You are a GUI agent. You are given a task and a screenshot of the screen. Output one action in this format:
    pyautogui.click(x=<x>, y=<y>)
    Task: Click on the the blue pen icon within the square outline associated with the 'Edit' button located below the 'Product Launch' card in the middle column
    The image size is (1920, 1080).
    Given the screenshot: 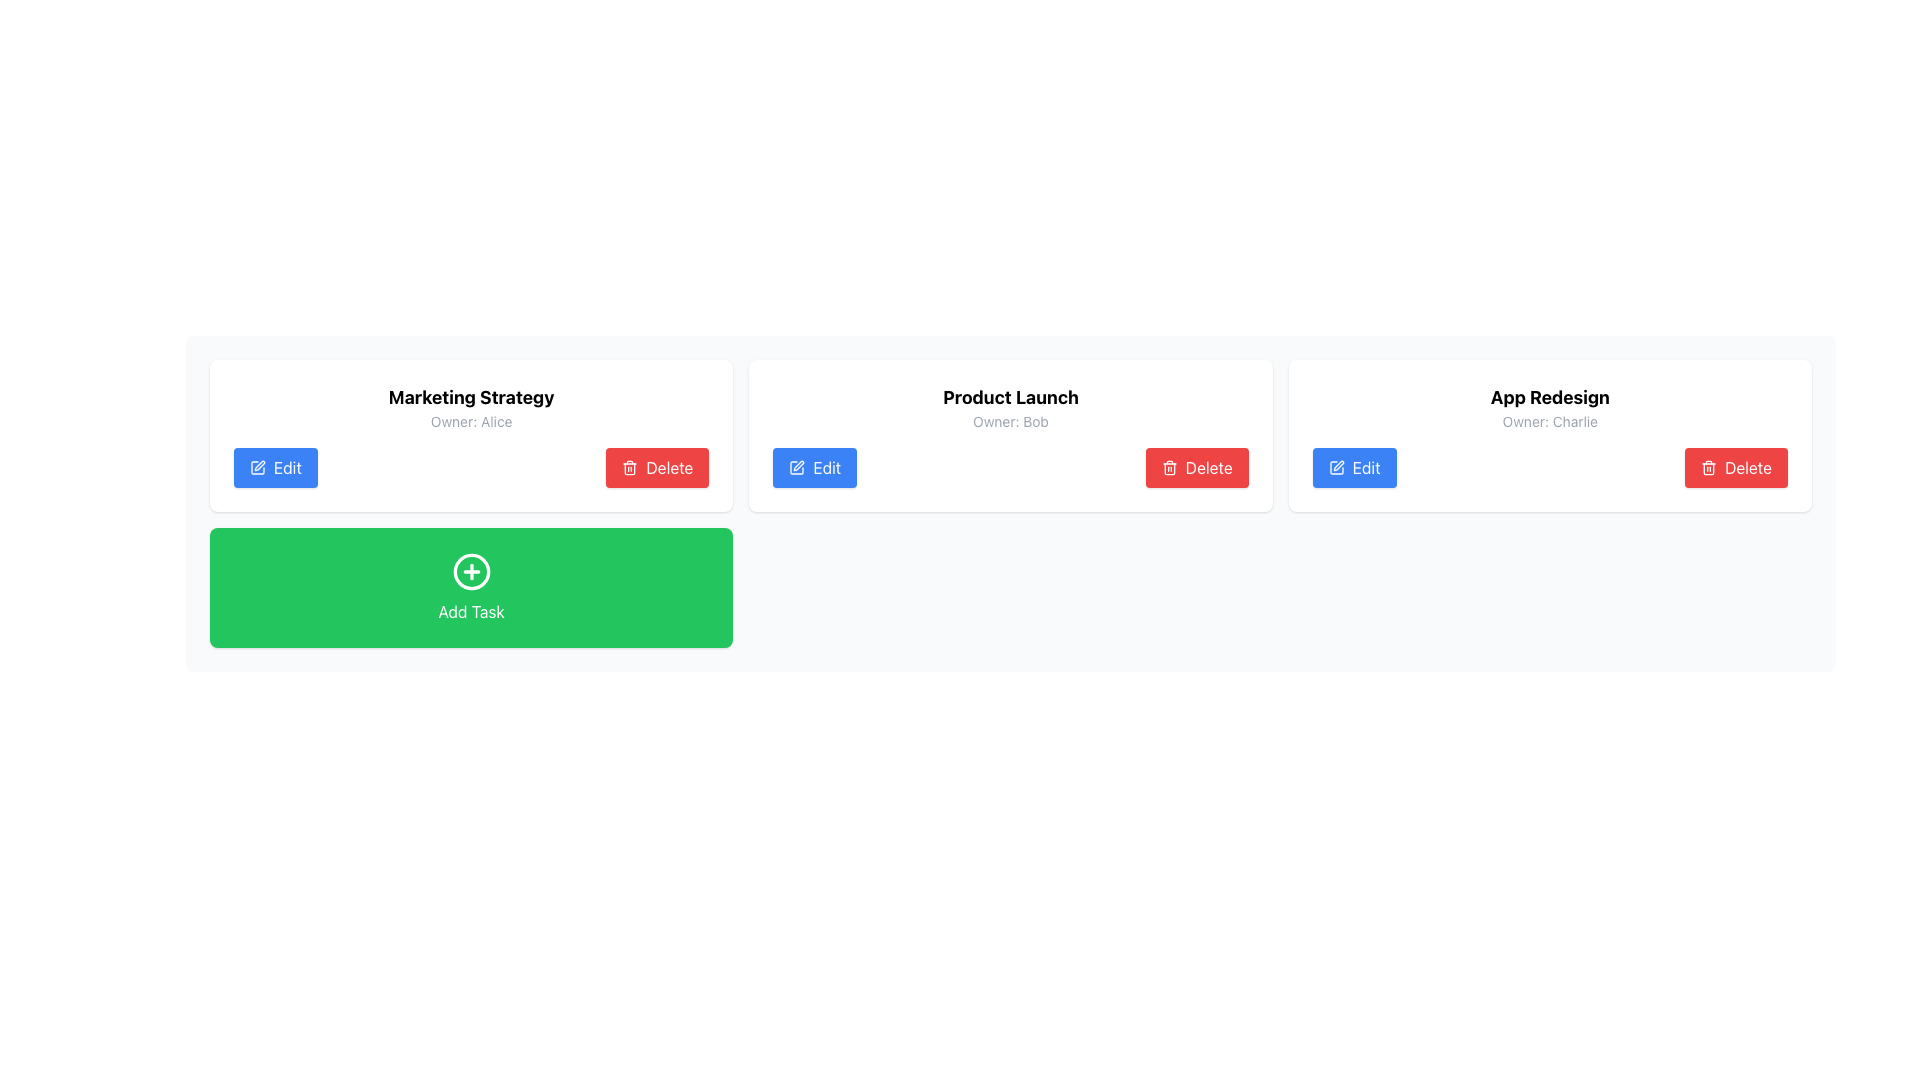 What is the action you would take?
    pyautogui.click(x=796, y=467)
    